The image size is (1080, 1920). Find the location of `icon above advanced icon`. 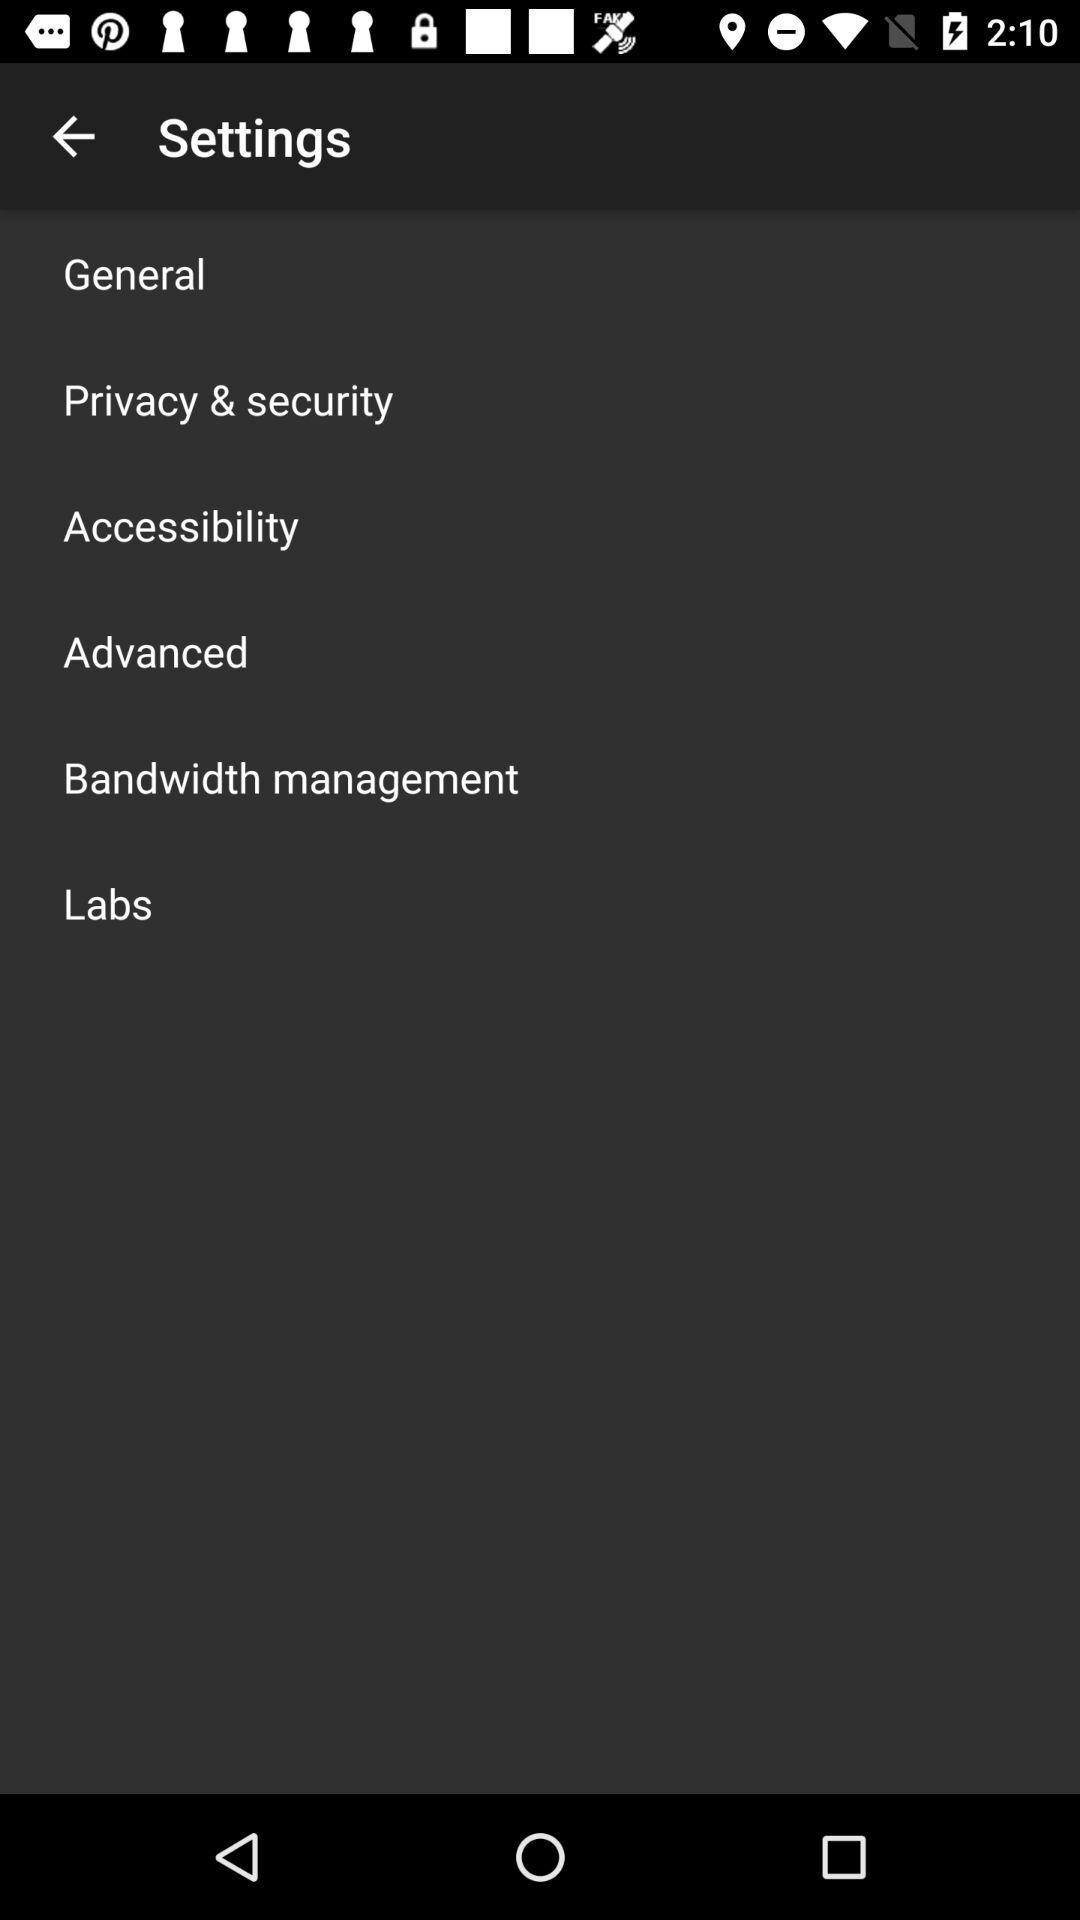

icon above advanced icon is located at coordinates (181, 524).